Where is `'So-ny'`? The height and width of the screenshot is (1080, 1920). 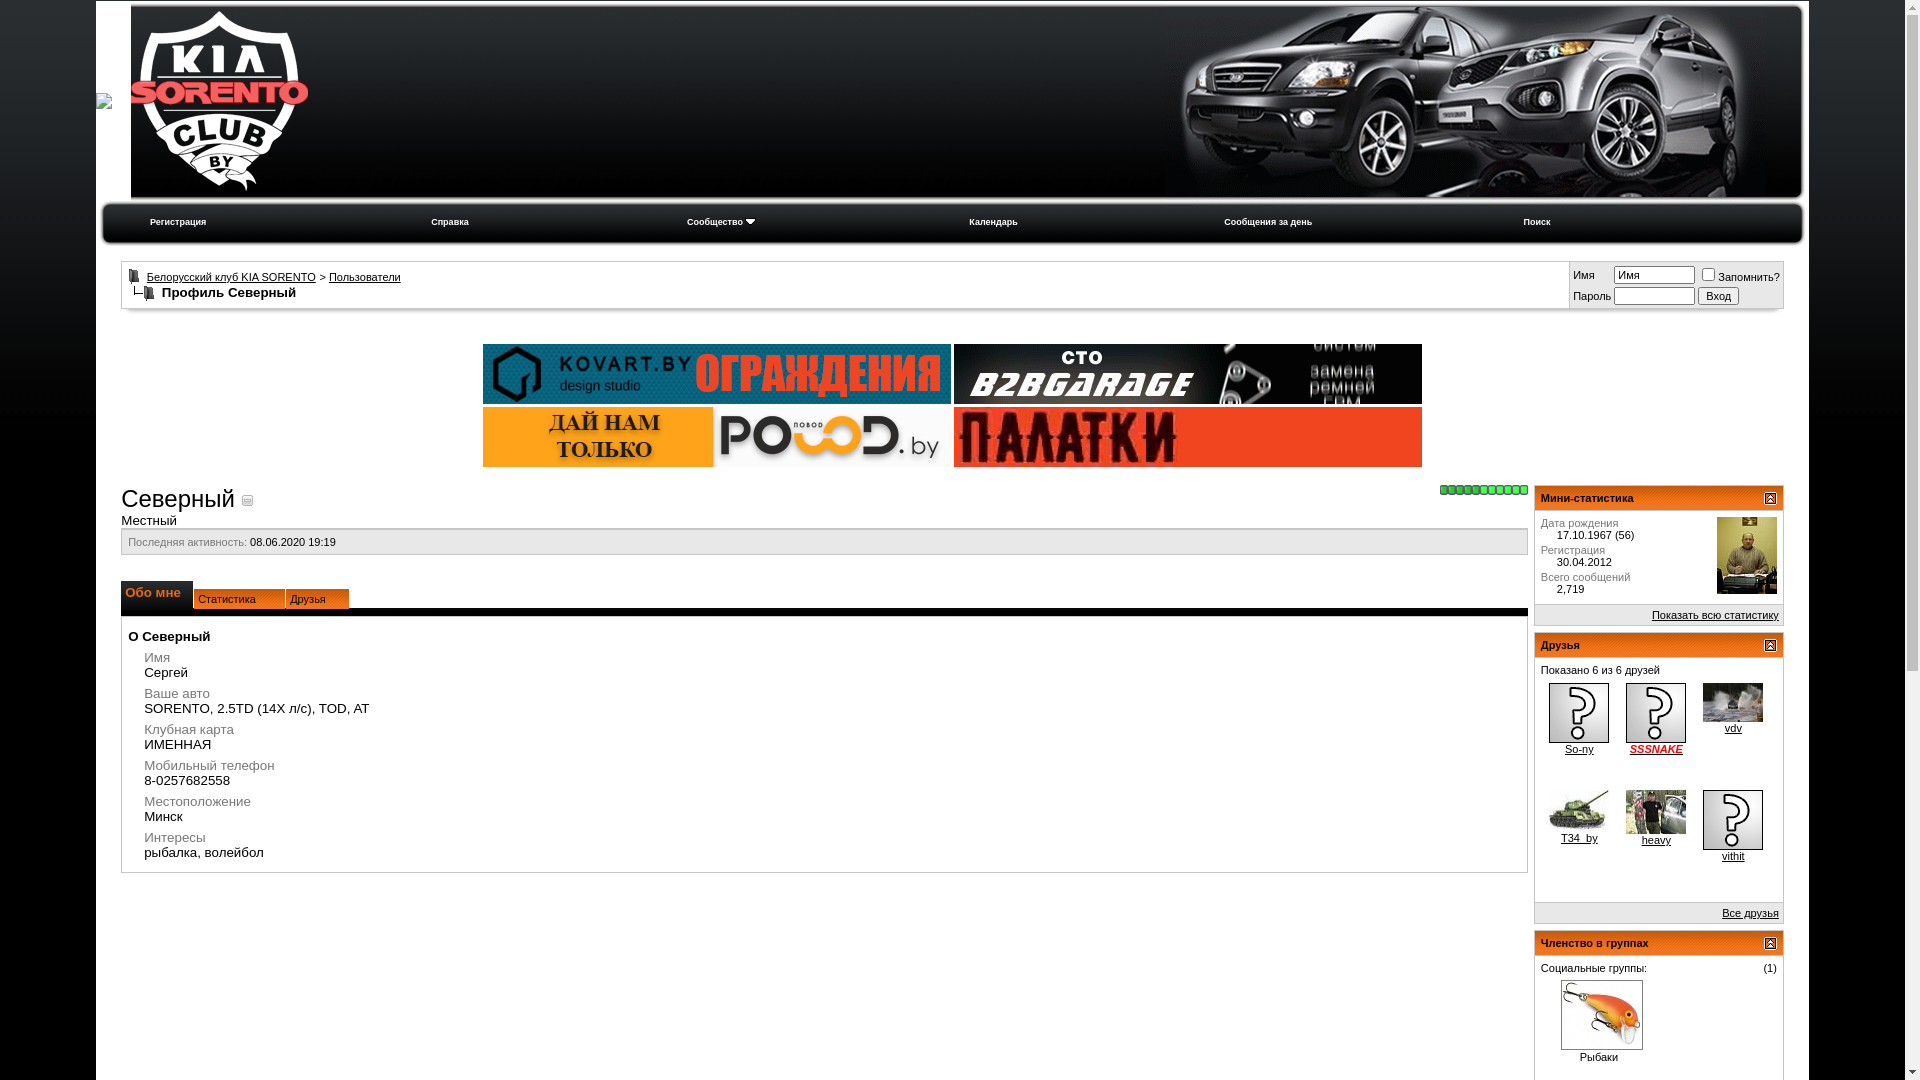
'So-ny' is located at coordinates (1578, 712).